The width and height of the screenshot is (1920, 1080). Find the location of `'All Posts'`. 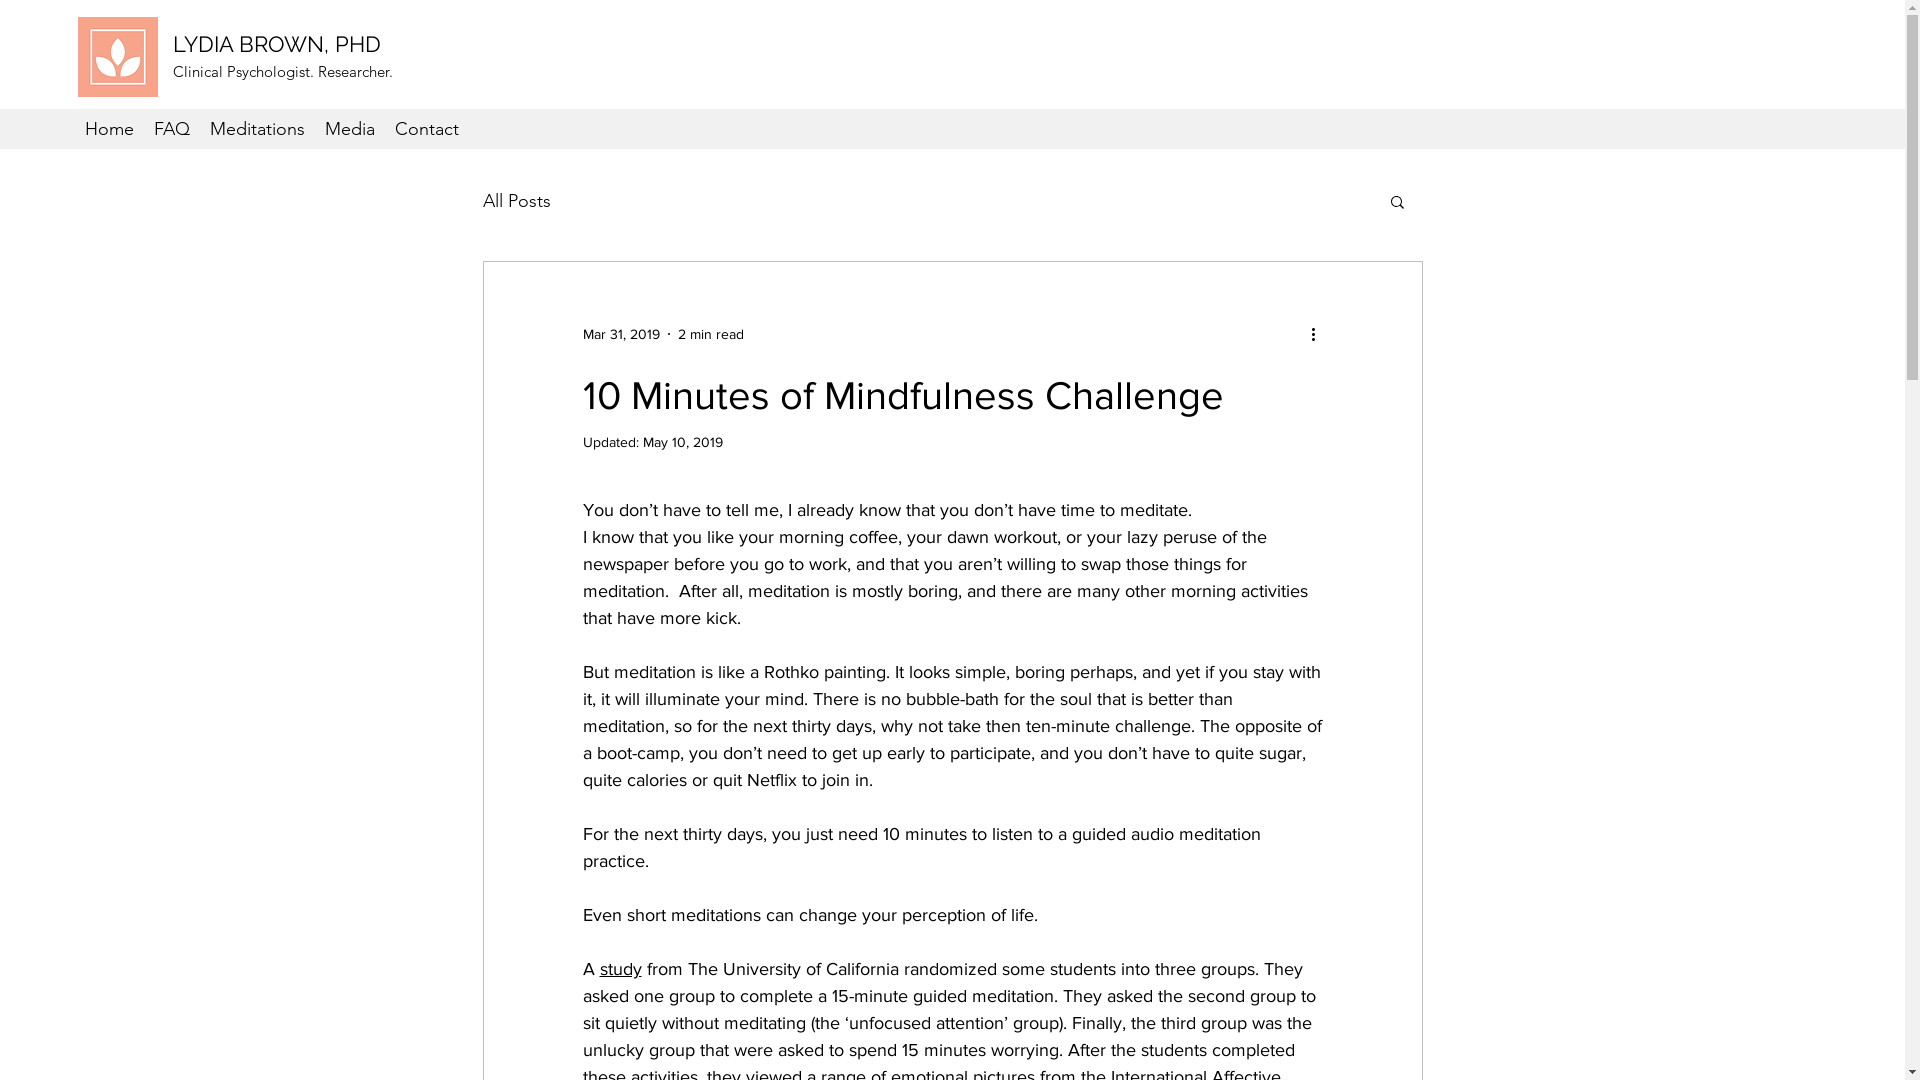

'All Posts' is located at coordinates (481, 200).